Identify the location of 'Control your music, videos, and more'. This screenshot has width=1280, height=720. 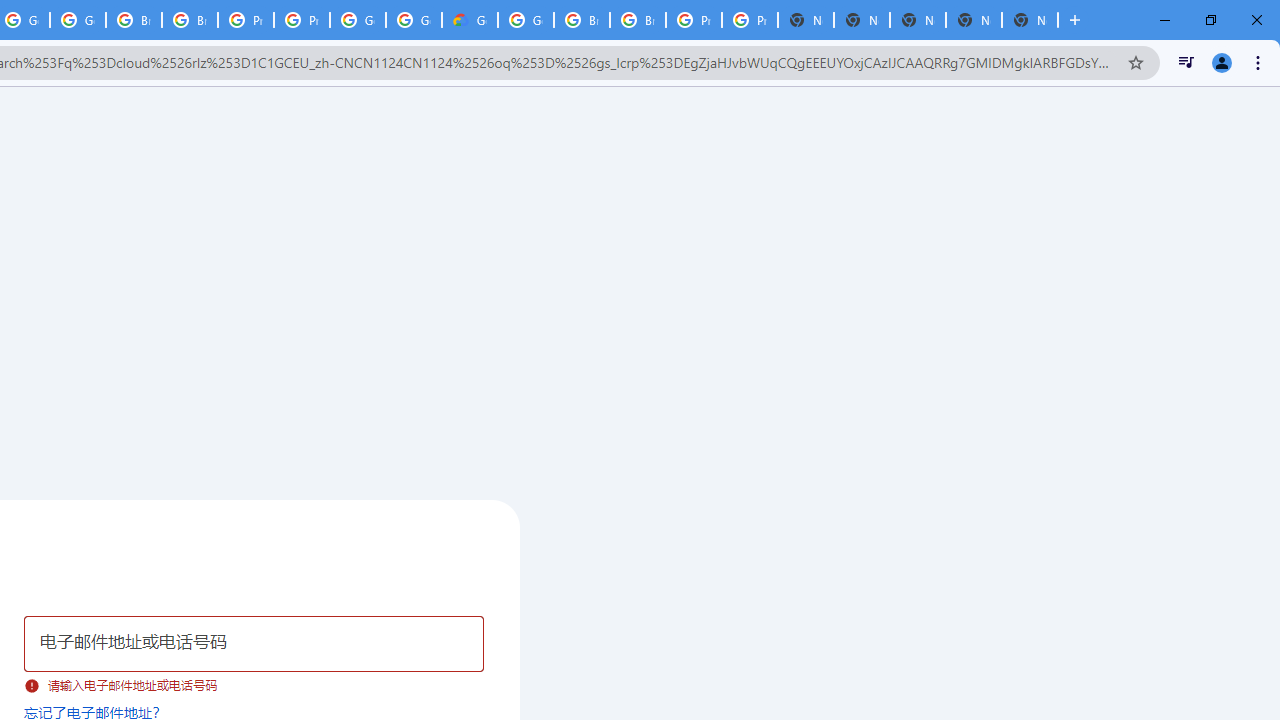
(1185, 61).